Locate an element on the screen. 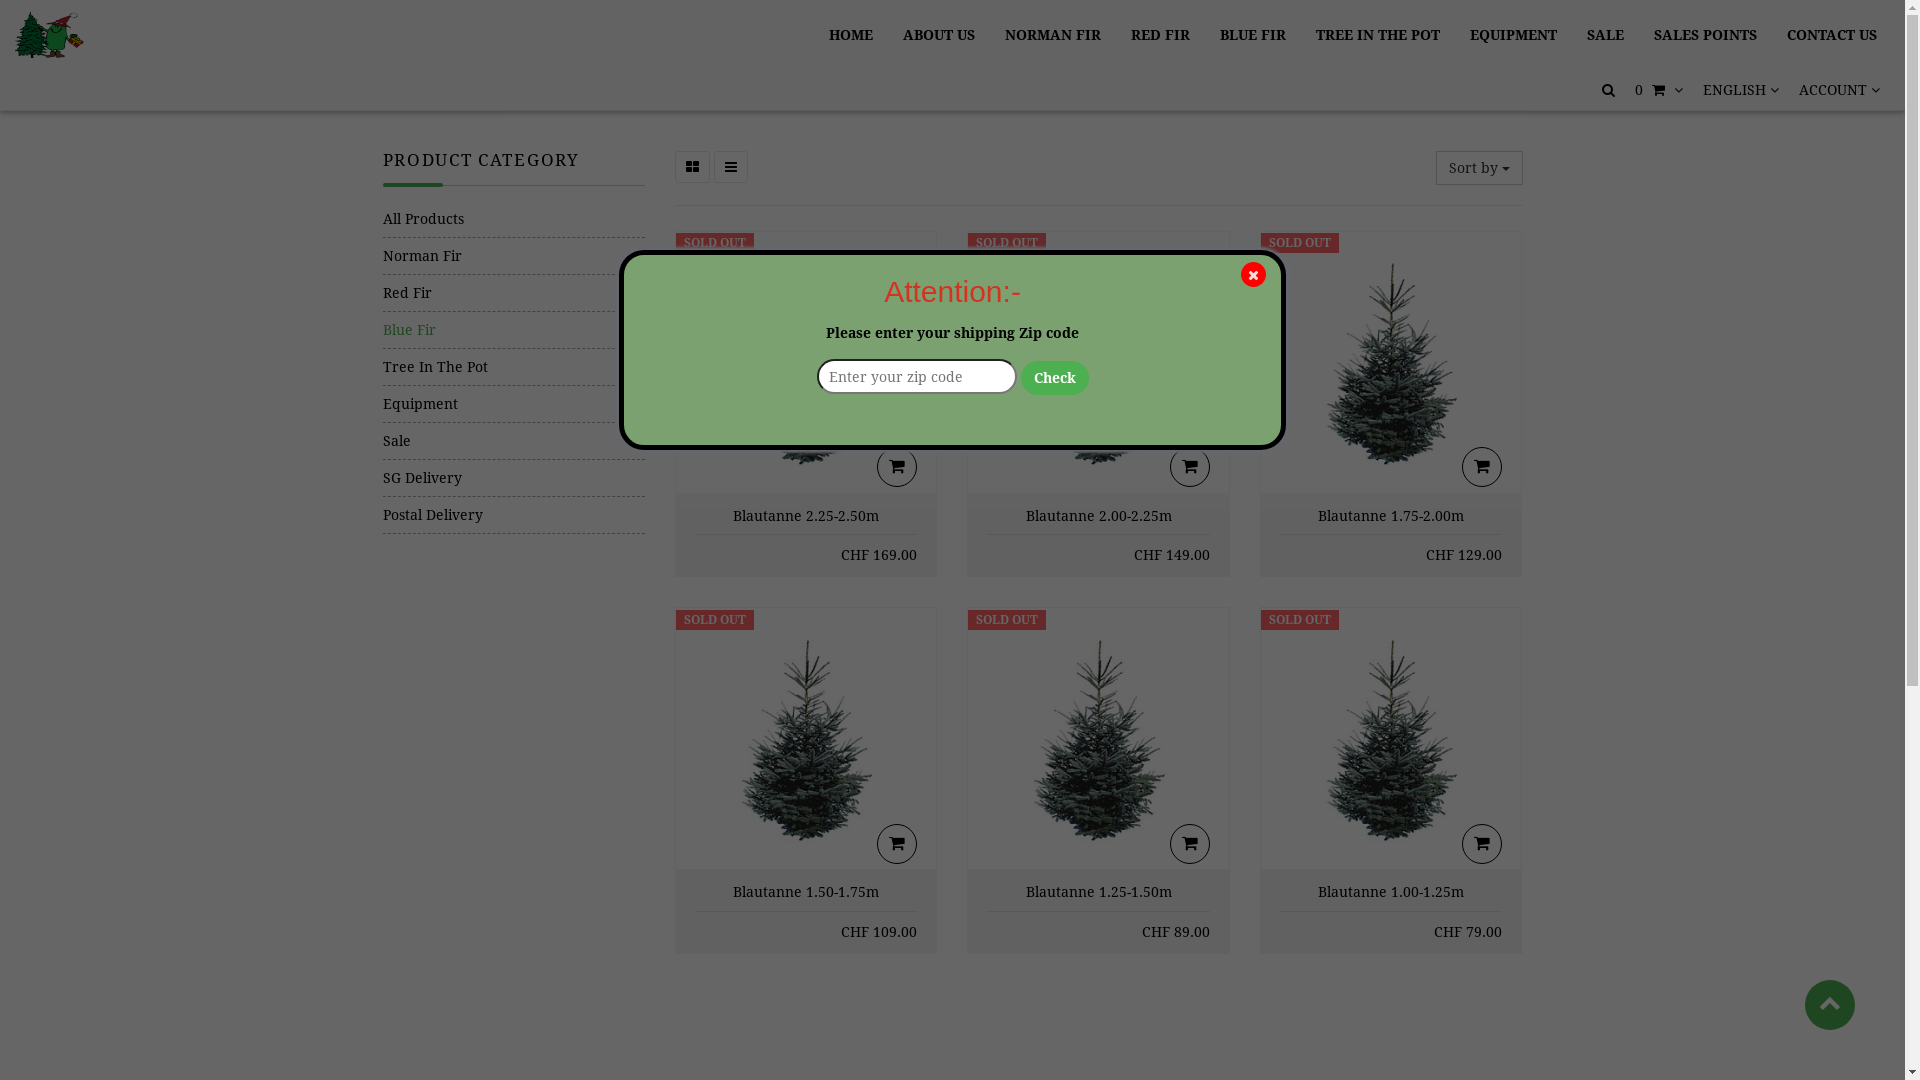 The width and height of the screenshot is (1920, 1080). 'NORMAN FIR' is located at coordinates (1051, 34).